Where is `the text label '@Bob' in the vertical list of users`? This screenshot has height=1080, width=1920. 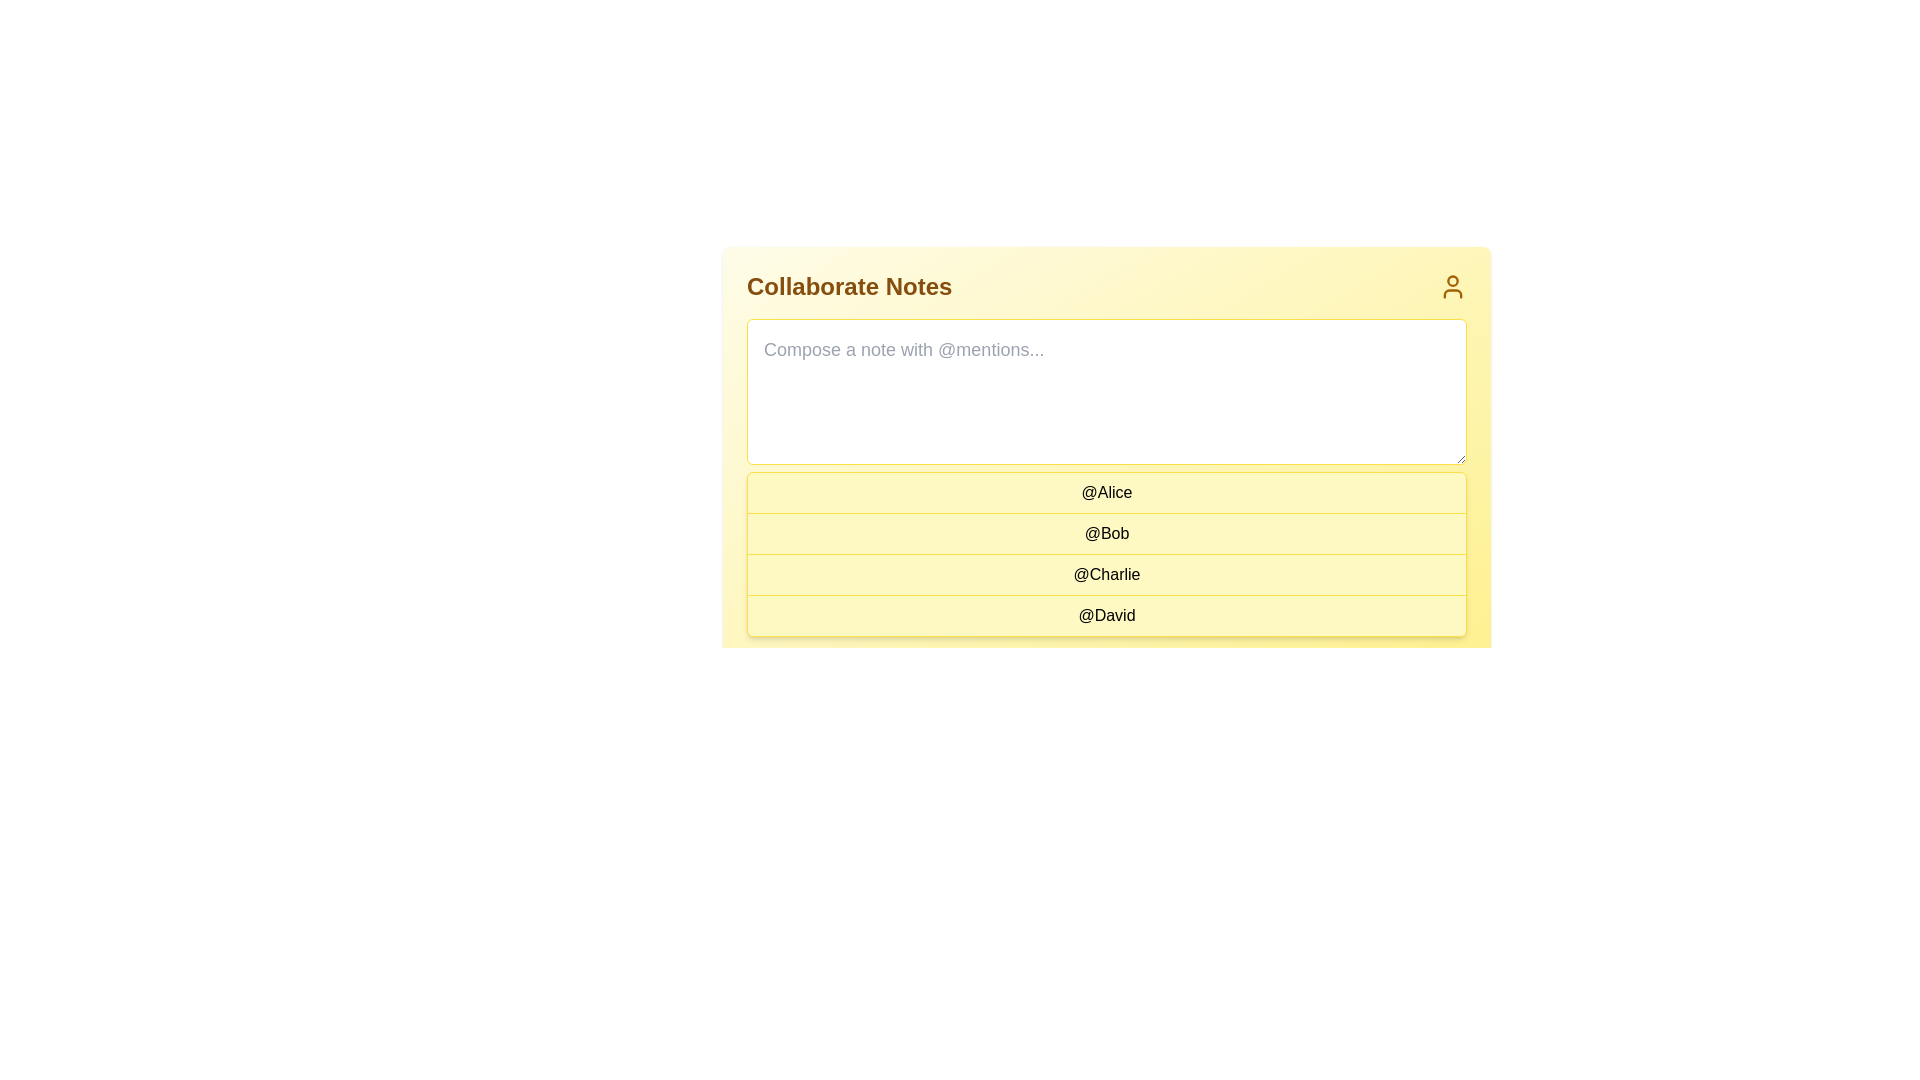 the text label '@Bob' in the vertical list of users is located at coordinates (1106, 531).